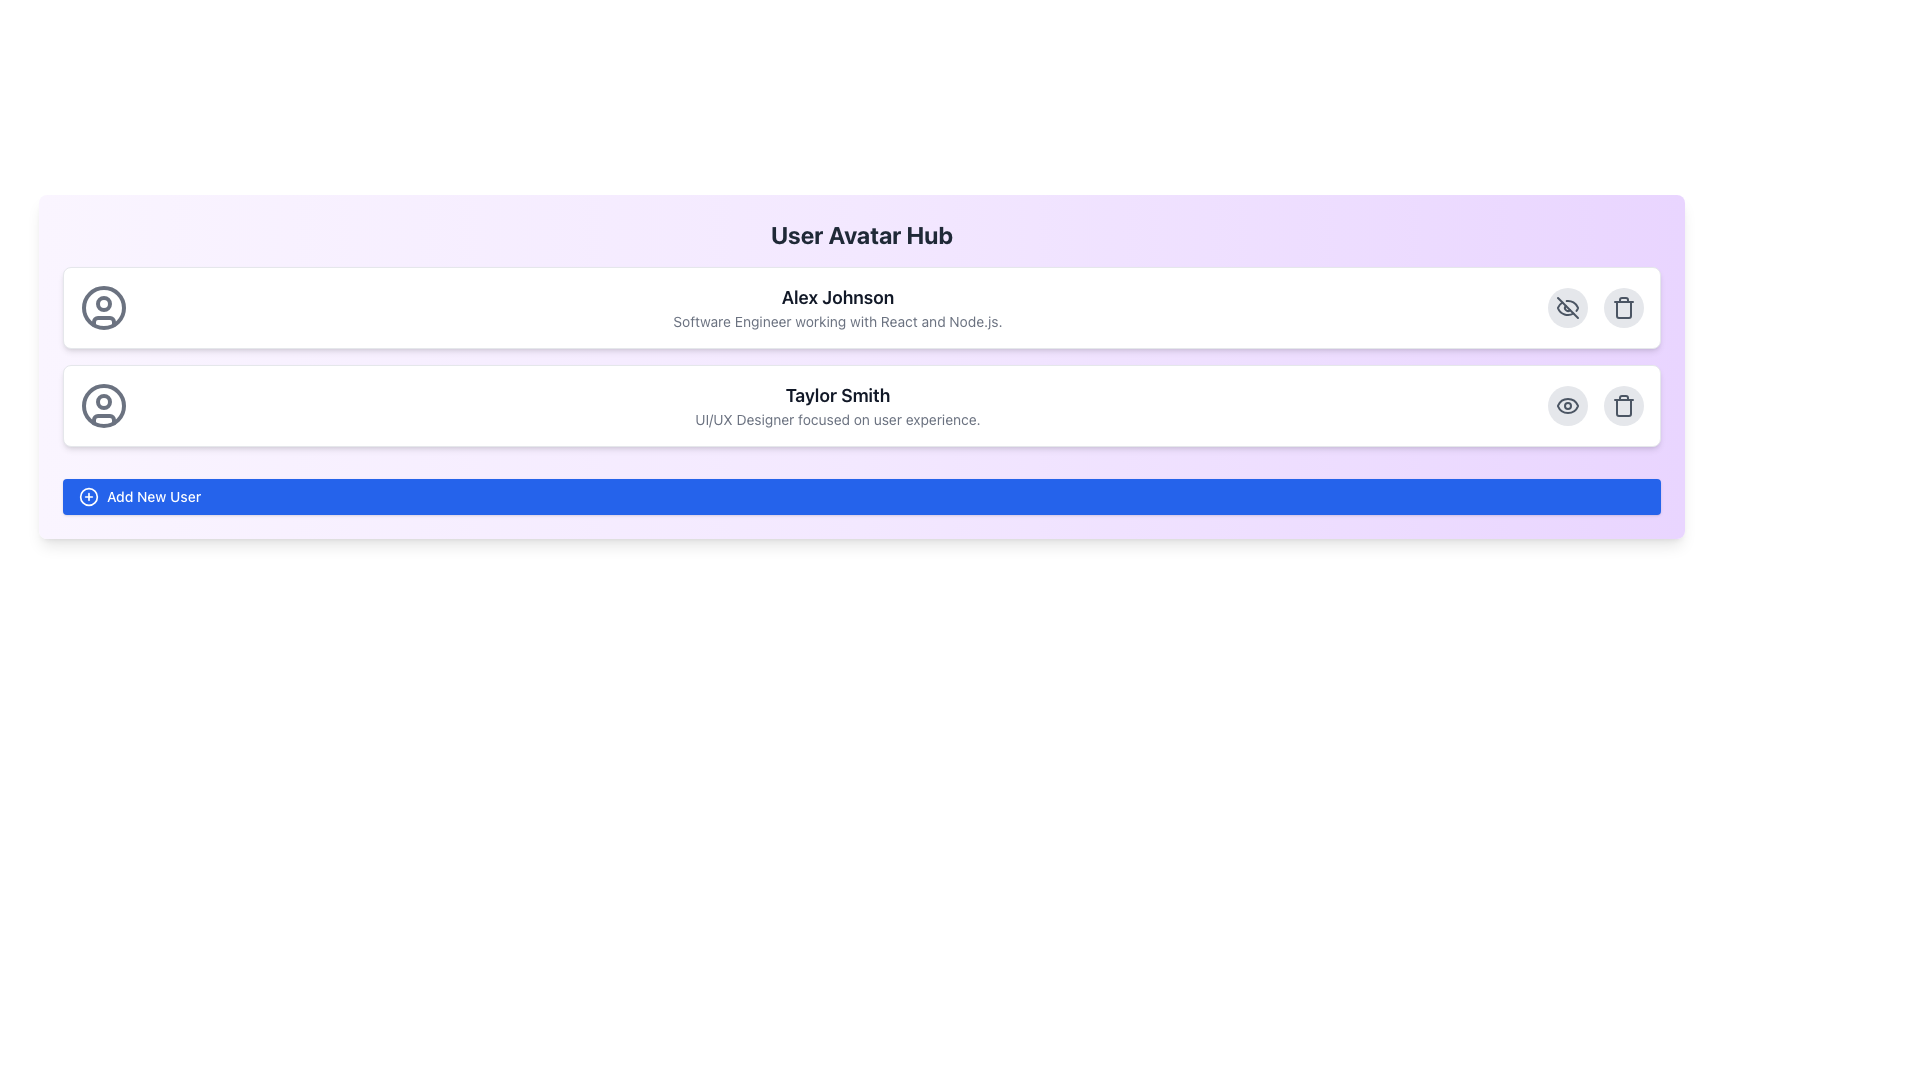 Image resolution: width=1920 pixels, height=1080 pixels. I want to click on the circular button with a light gray background and a trash bin icon, located in the upper-right portion of the profile card of 'Alex Johnson', so click(1623, 308).